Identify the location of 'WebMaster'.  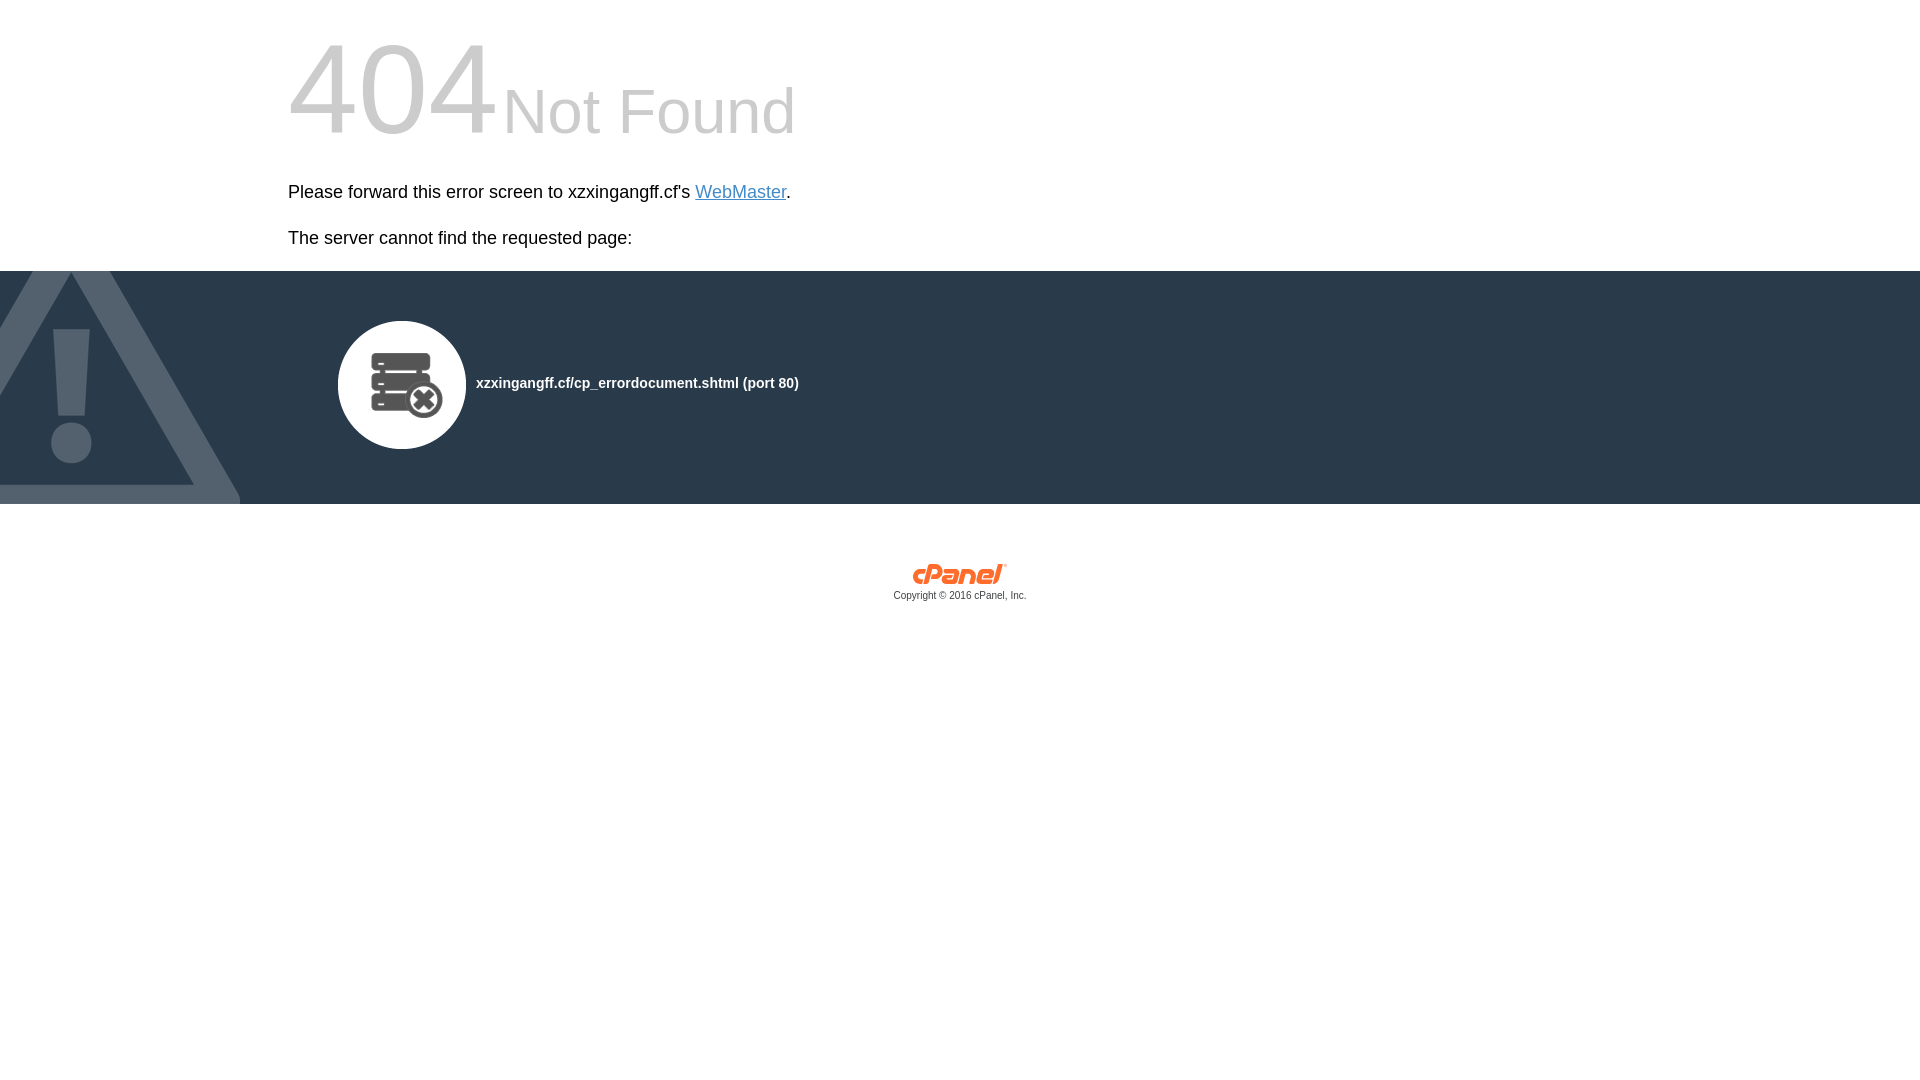
(739, 192).